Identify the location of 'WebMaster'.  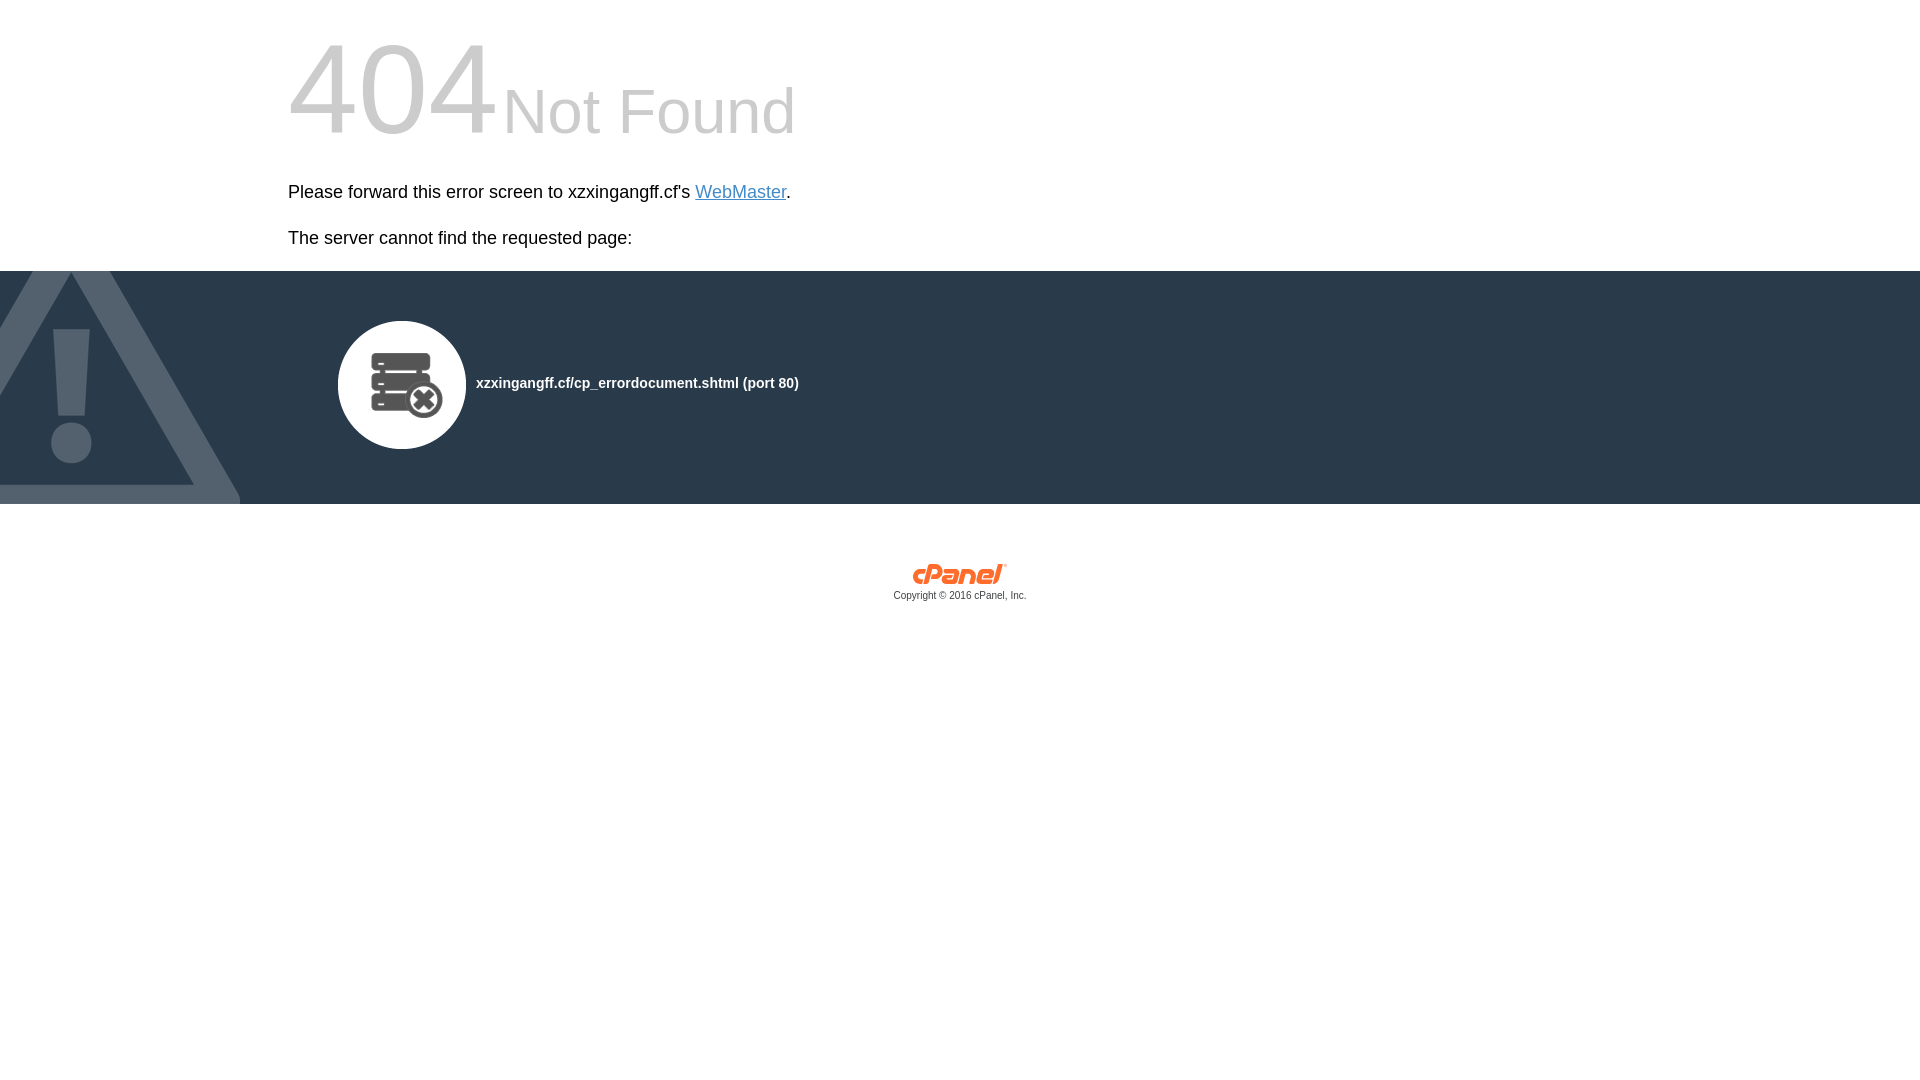
(739, 192).